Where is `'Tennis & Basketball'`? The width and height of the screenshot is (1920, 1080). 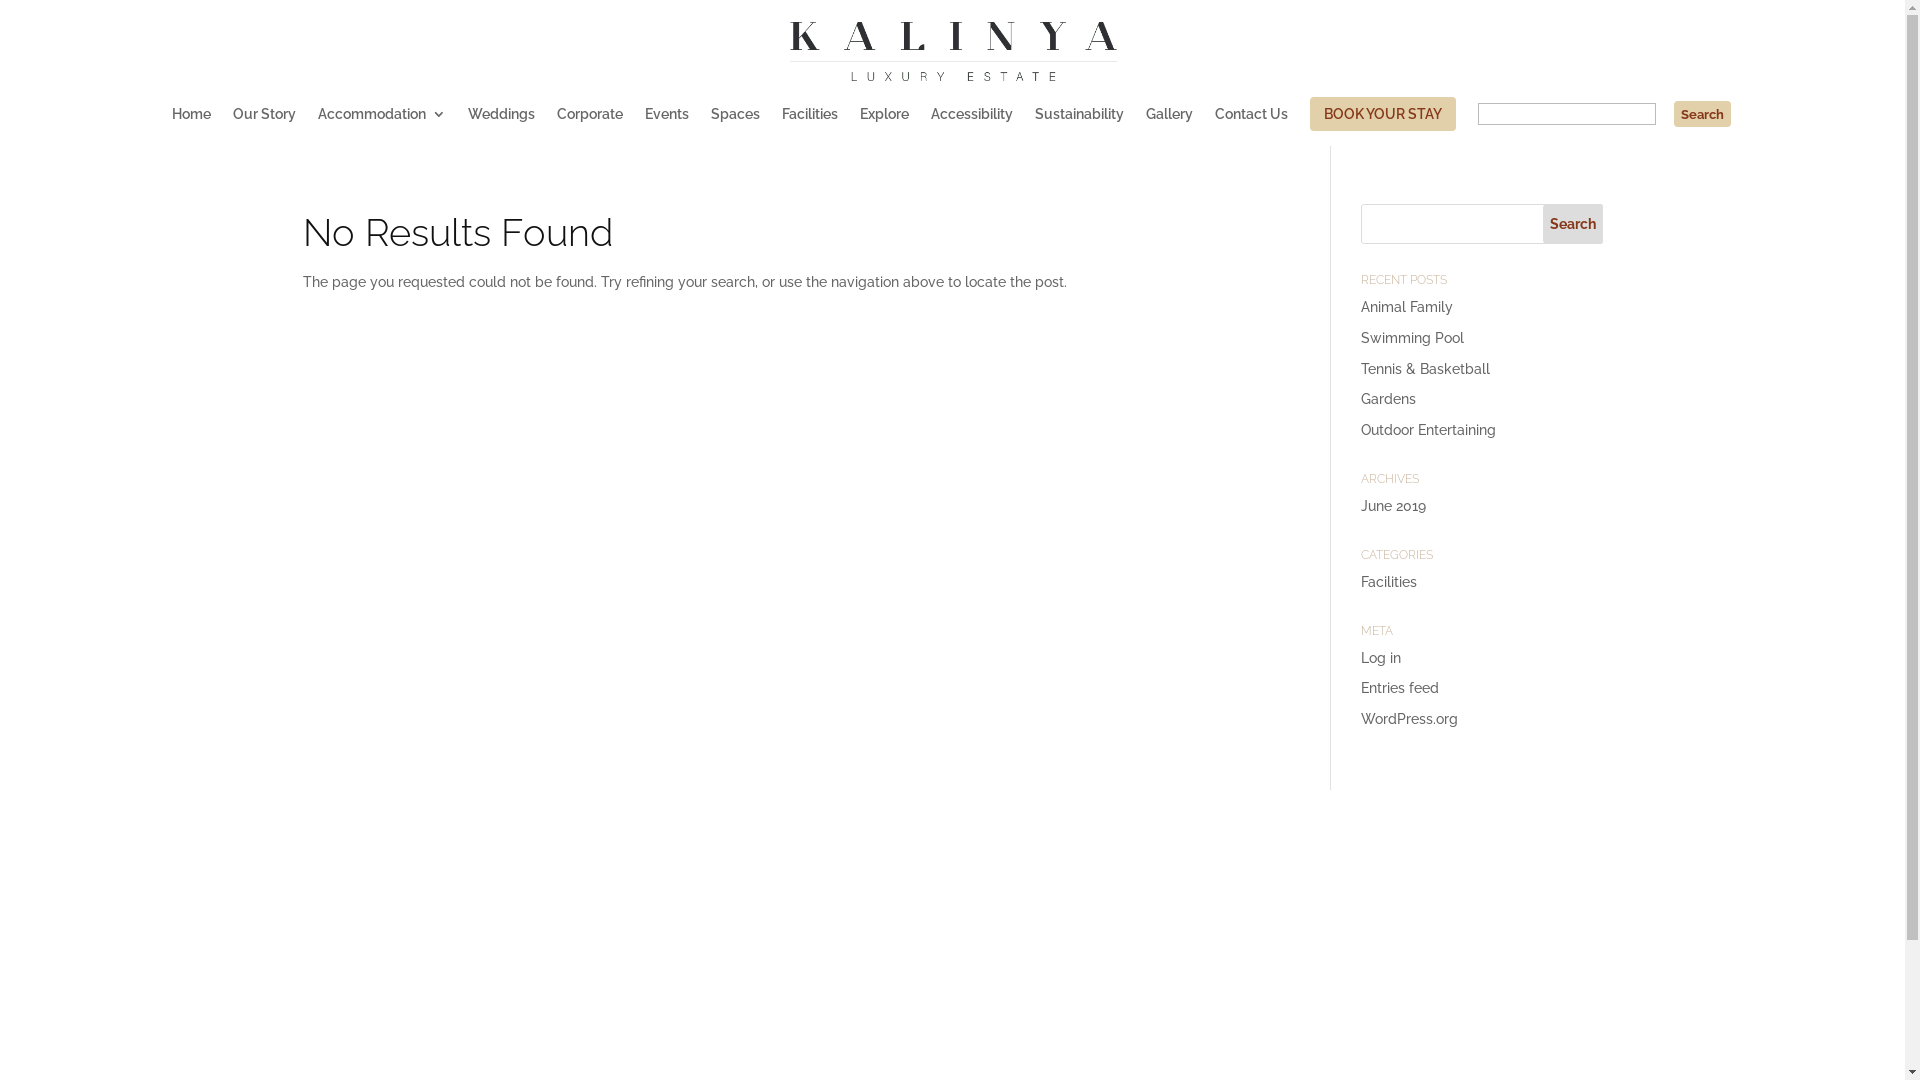 'Tennis & Basketball' is located at coordinates (1424, 369).